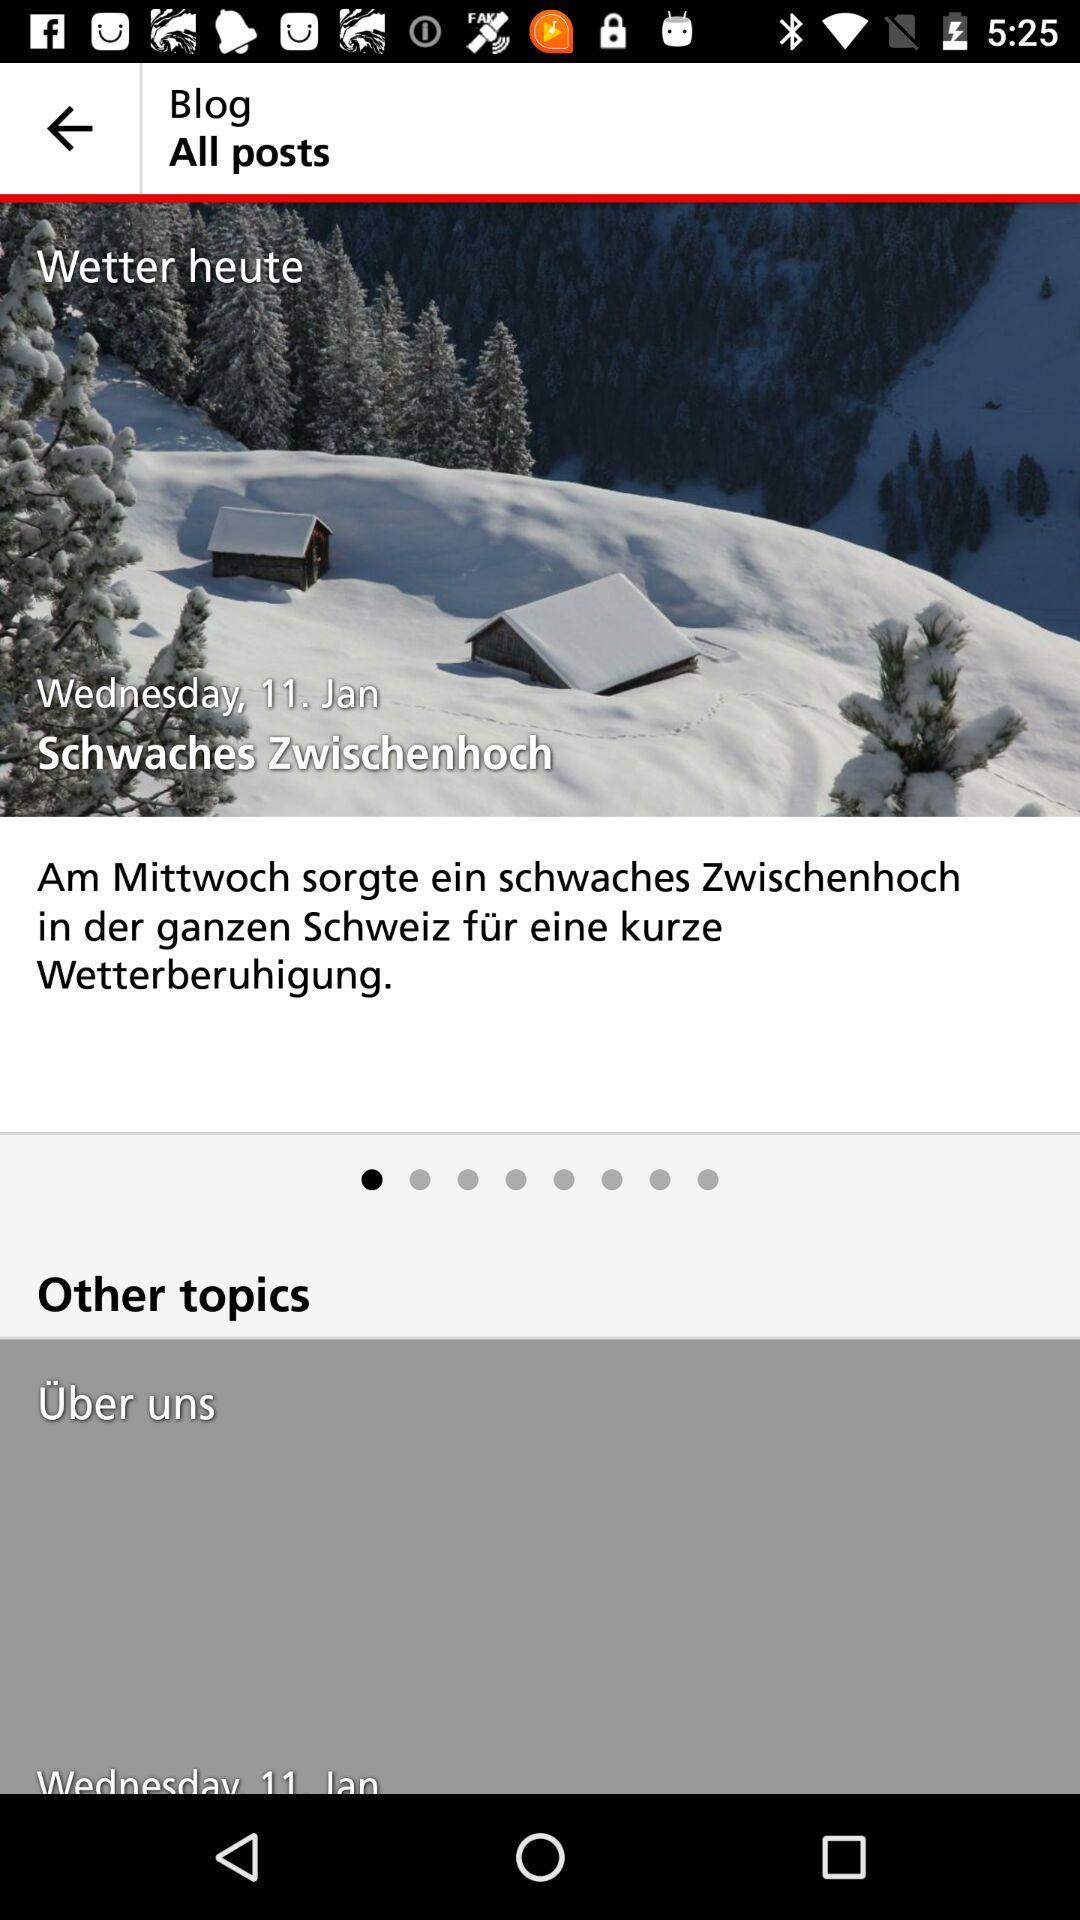  Describe the element at coordinates (558, 265) in the screenshot. I see `item above the wednesday, 11. jan item` at that location.